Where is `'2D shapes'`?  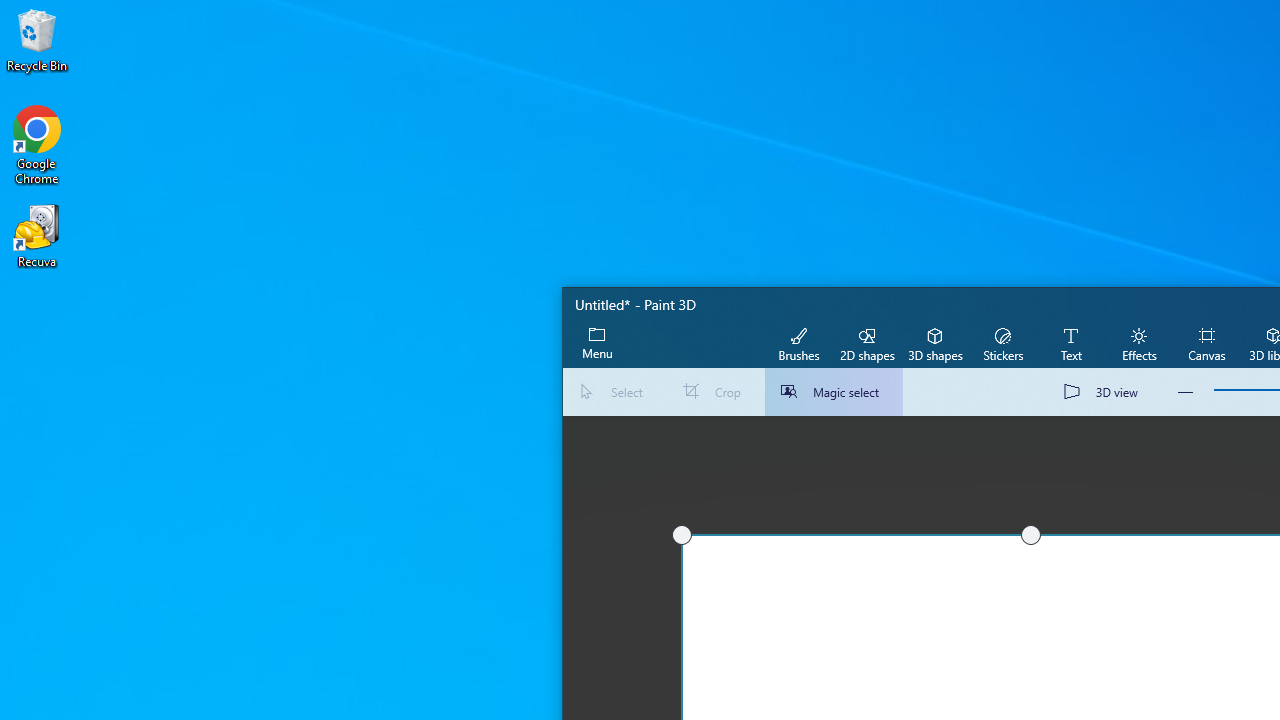
'2D shapes' is located at coordinates (867, 342).